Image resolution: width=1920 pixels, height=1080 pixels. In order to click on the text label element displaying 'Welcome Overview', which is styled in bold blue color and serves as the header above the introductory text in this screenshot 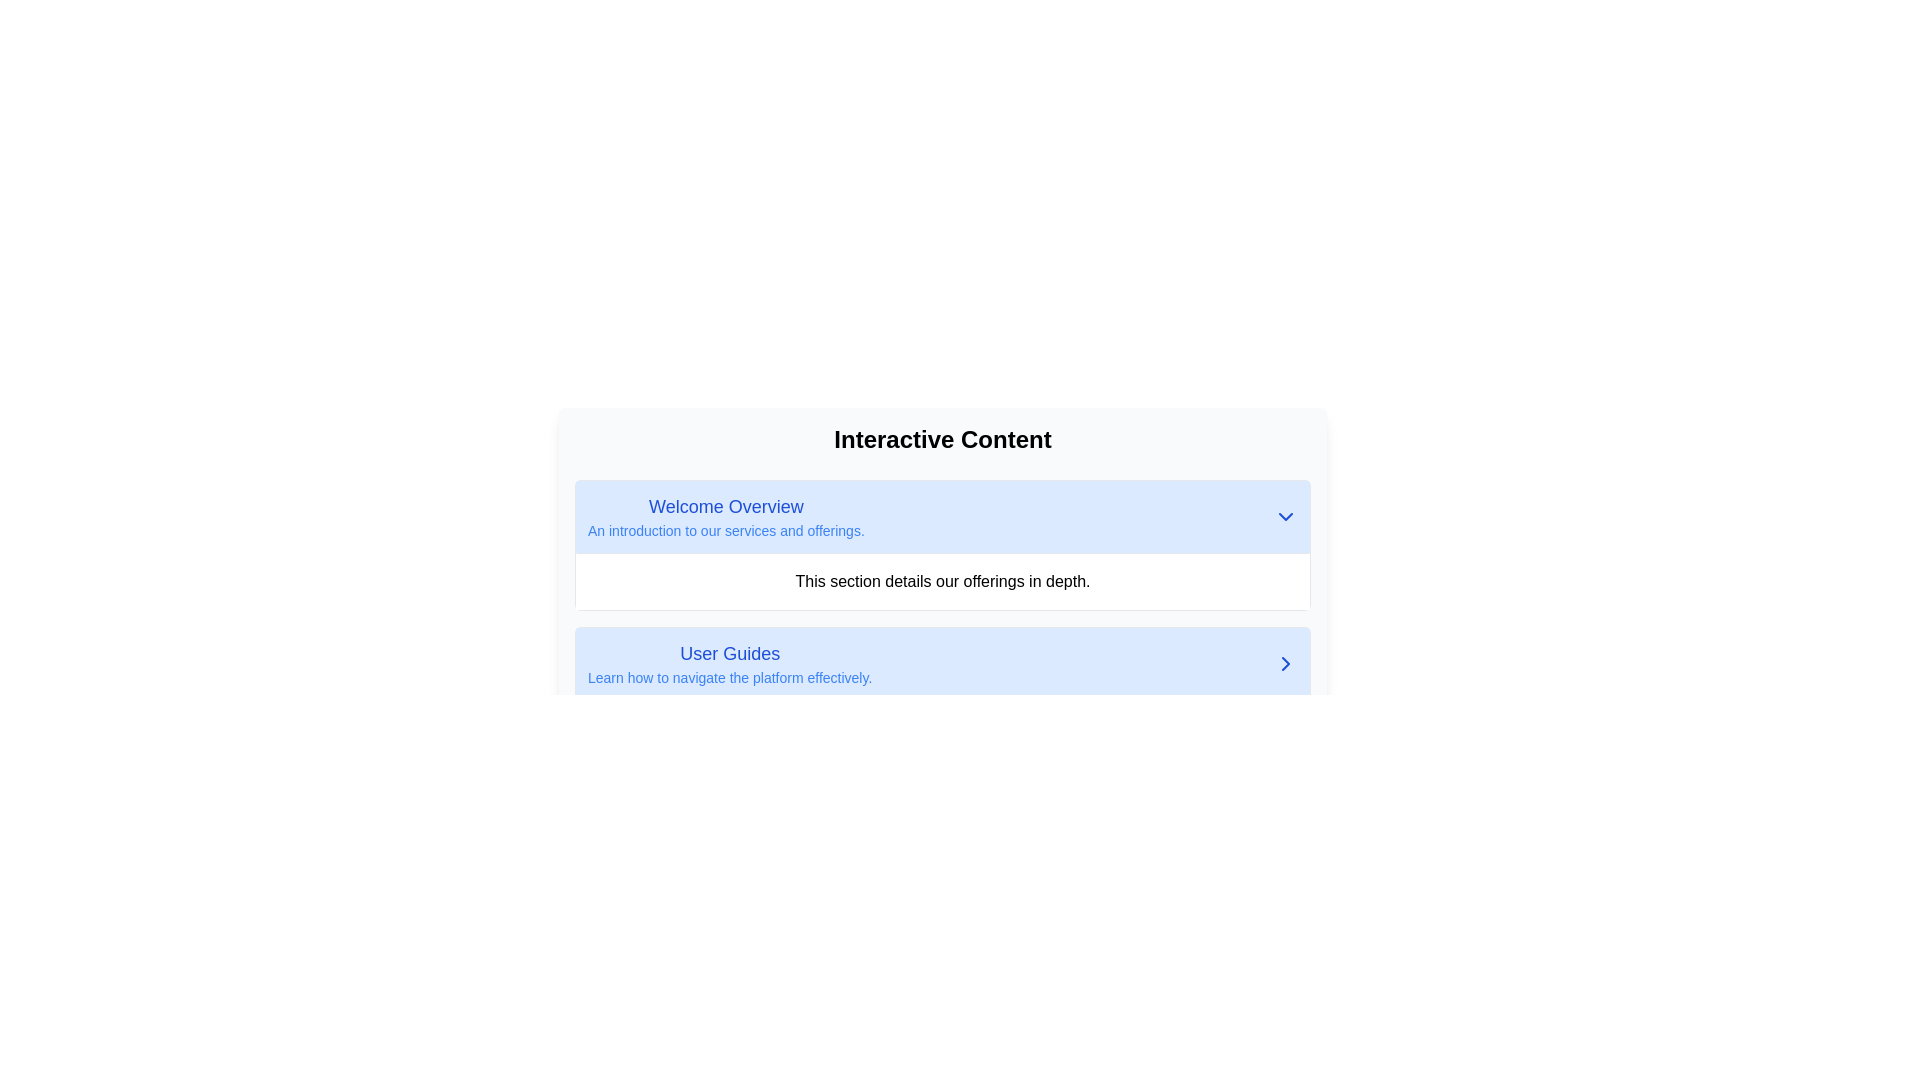, I will do `click(725, 505)`.